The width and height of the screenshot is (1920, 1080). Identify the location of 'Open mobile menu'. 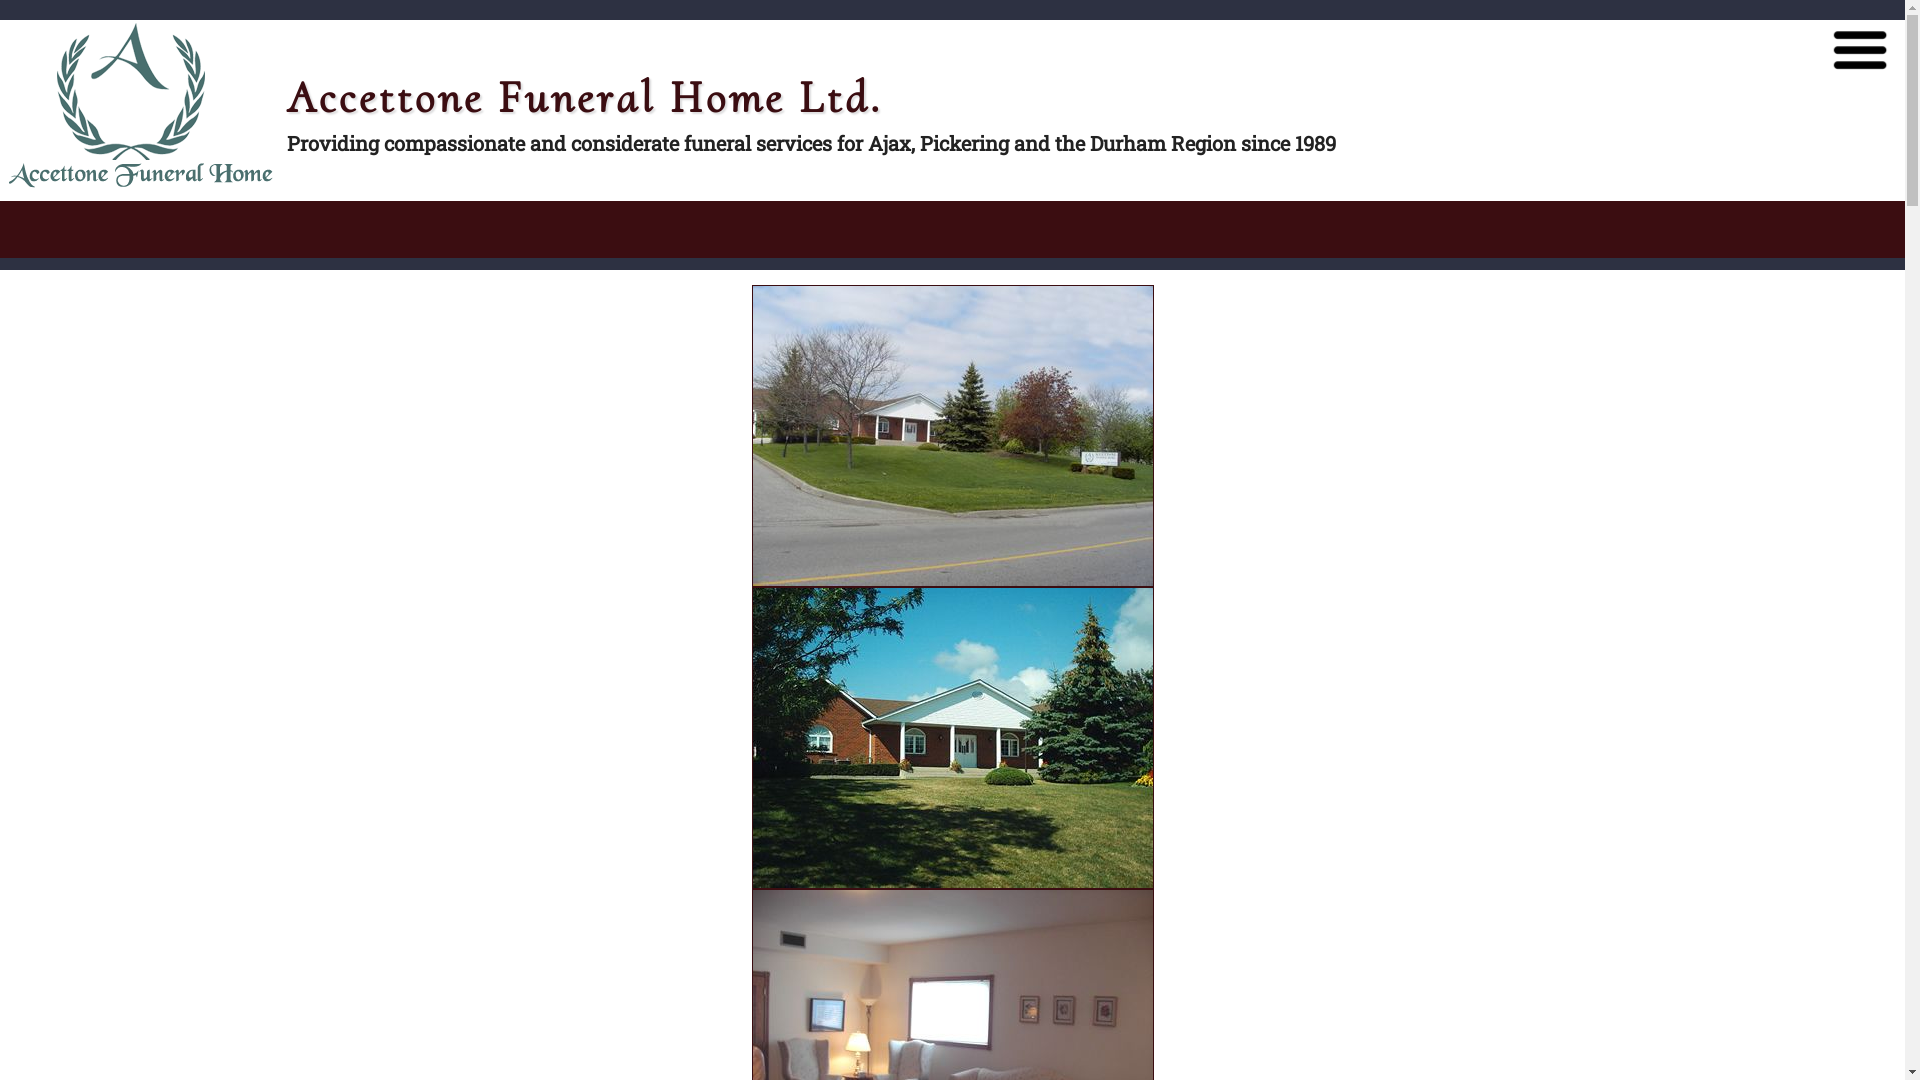
(1859, 49).